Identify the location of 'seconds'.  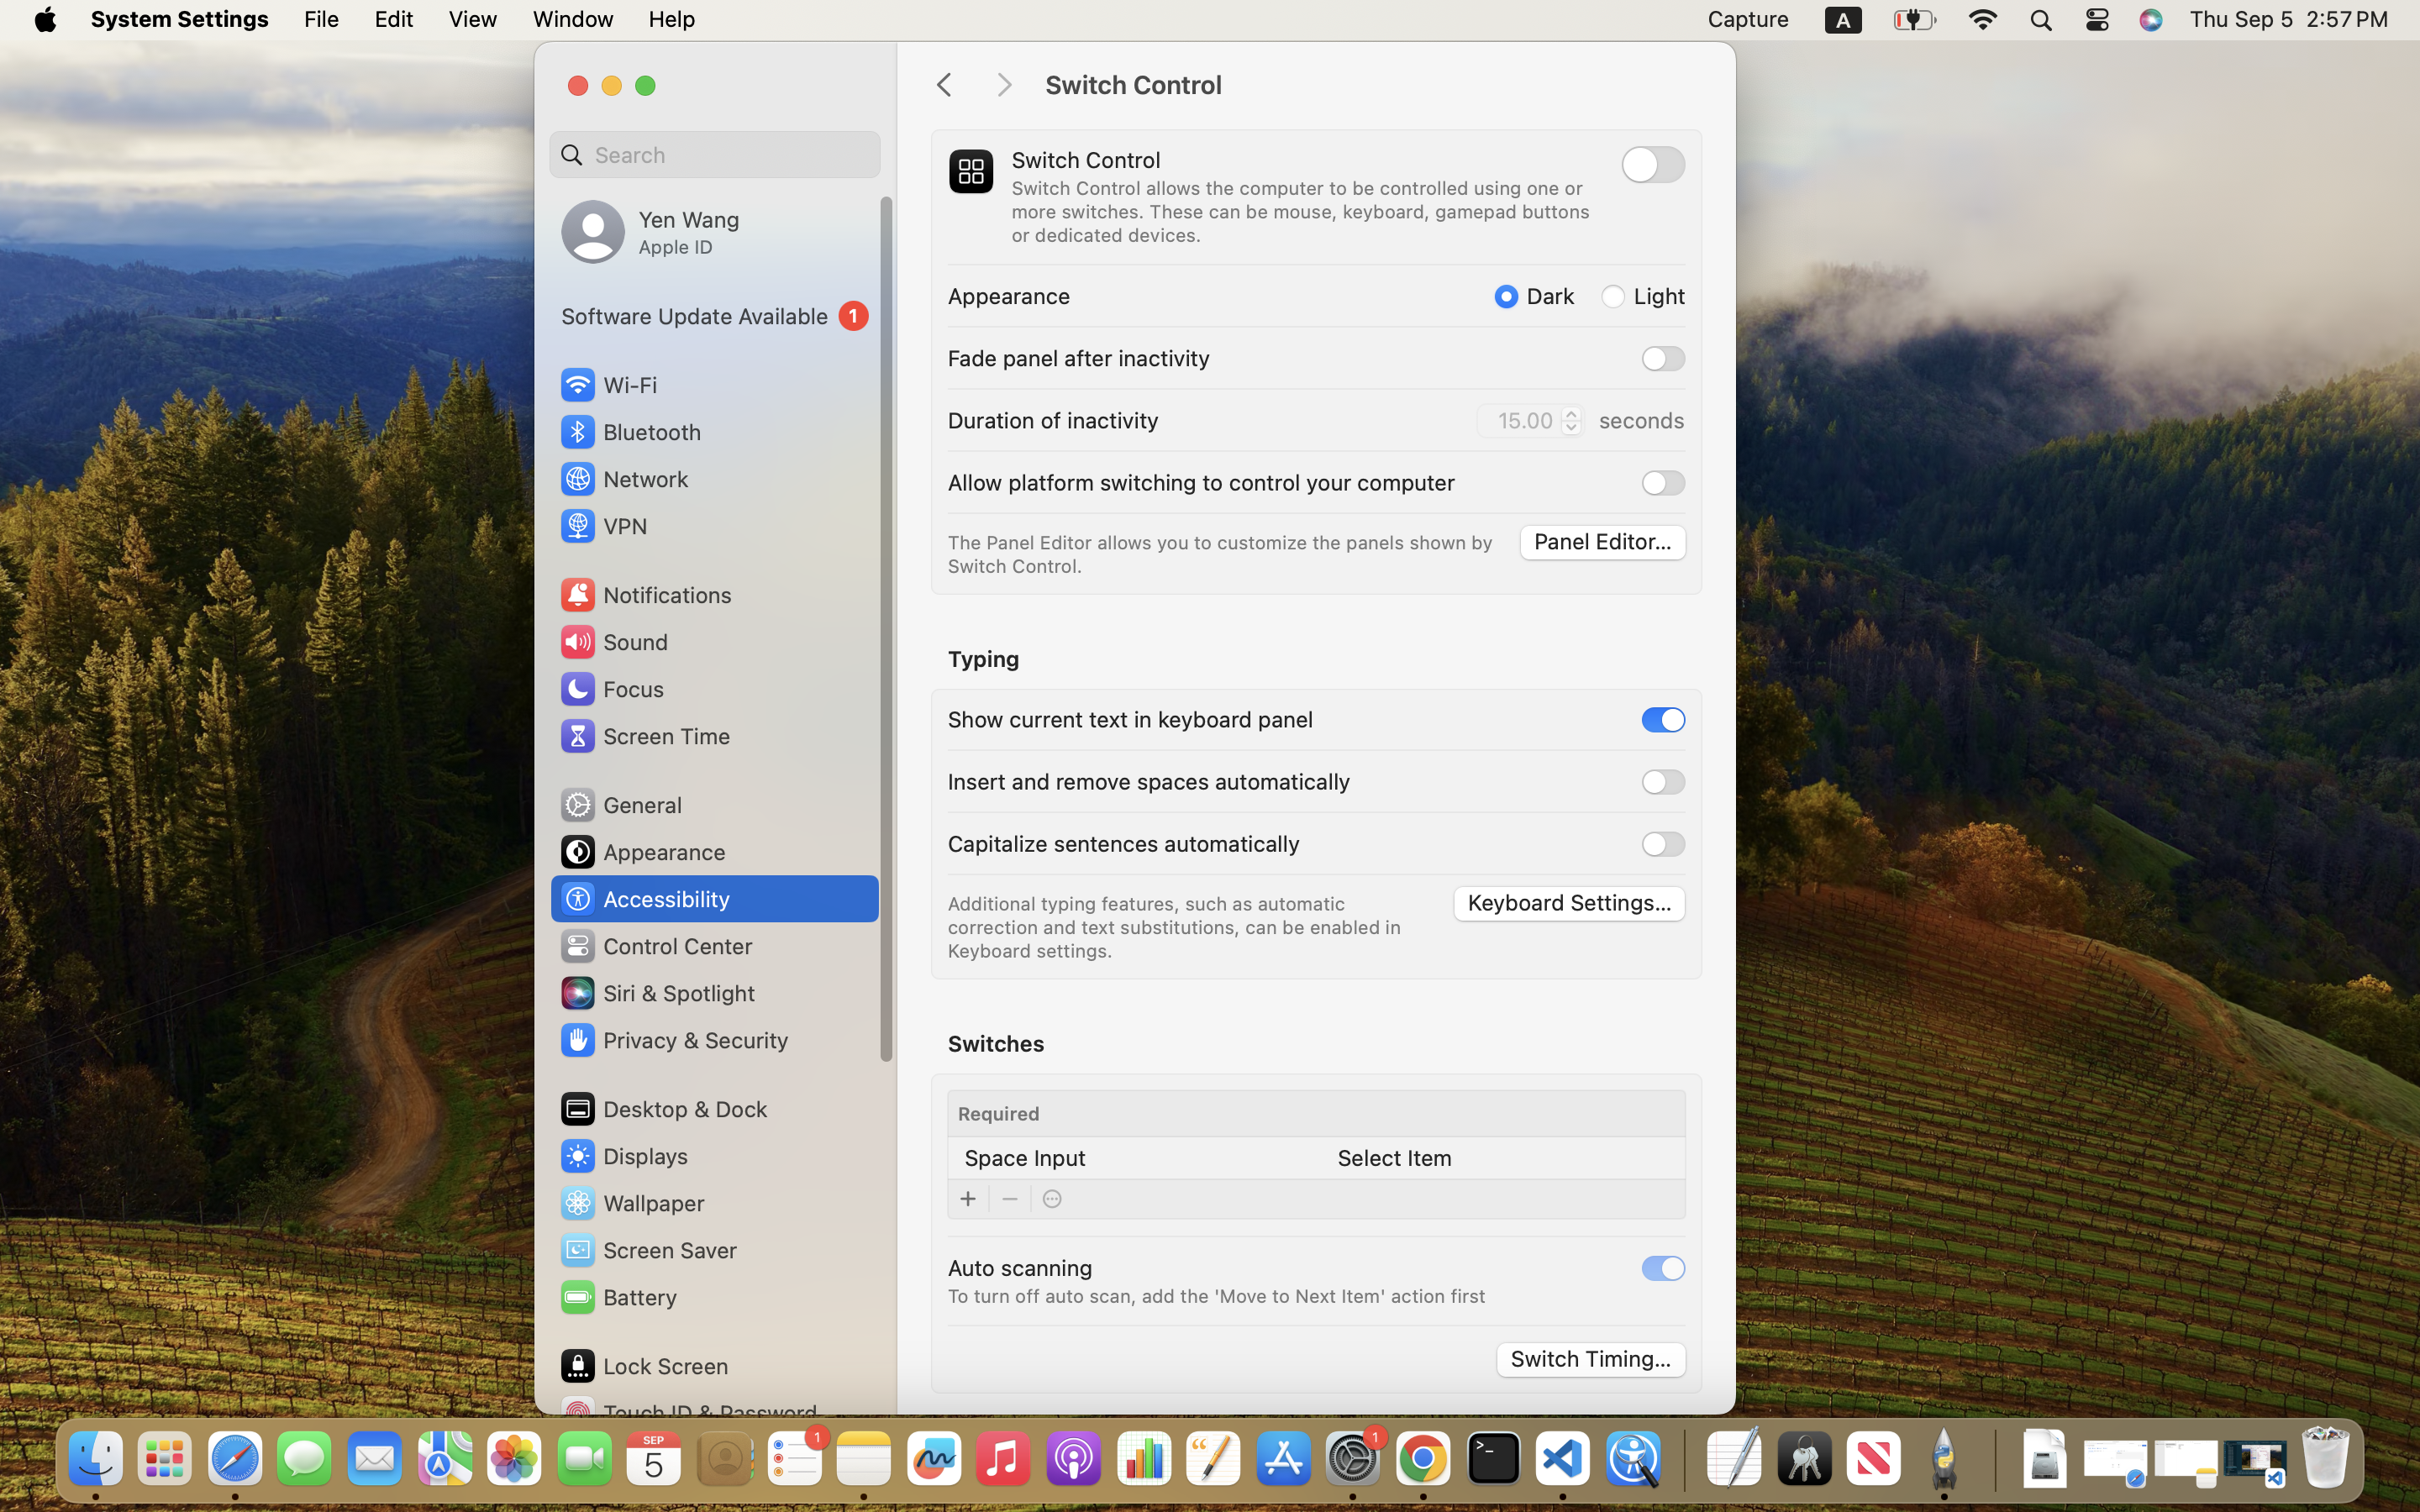
(1639, 419).